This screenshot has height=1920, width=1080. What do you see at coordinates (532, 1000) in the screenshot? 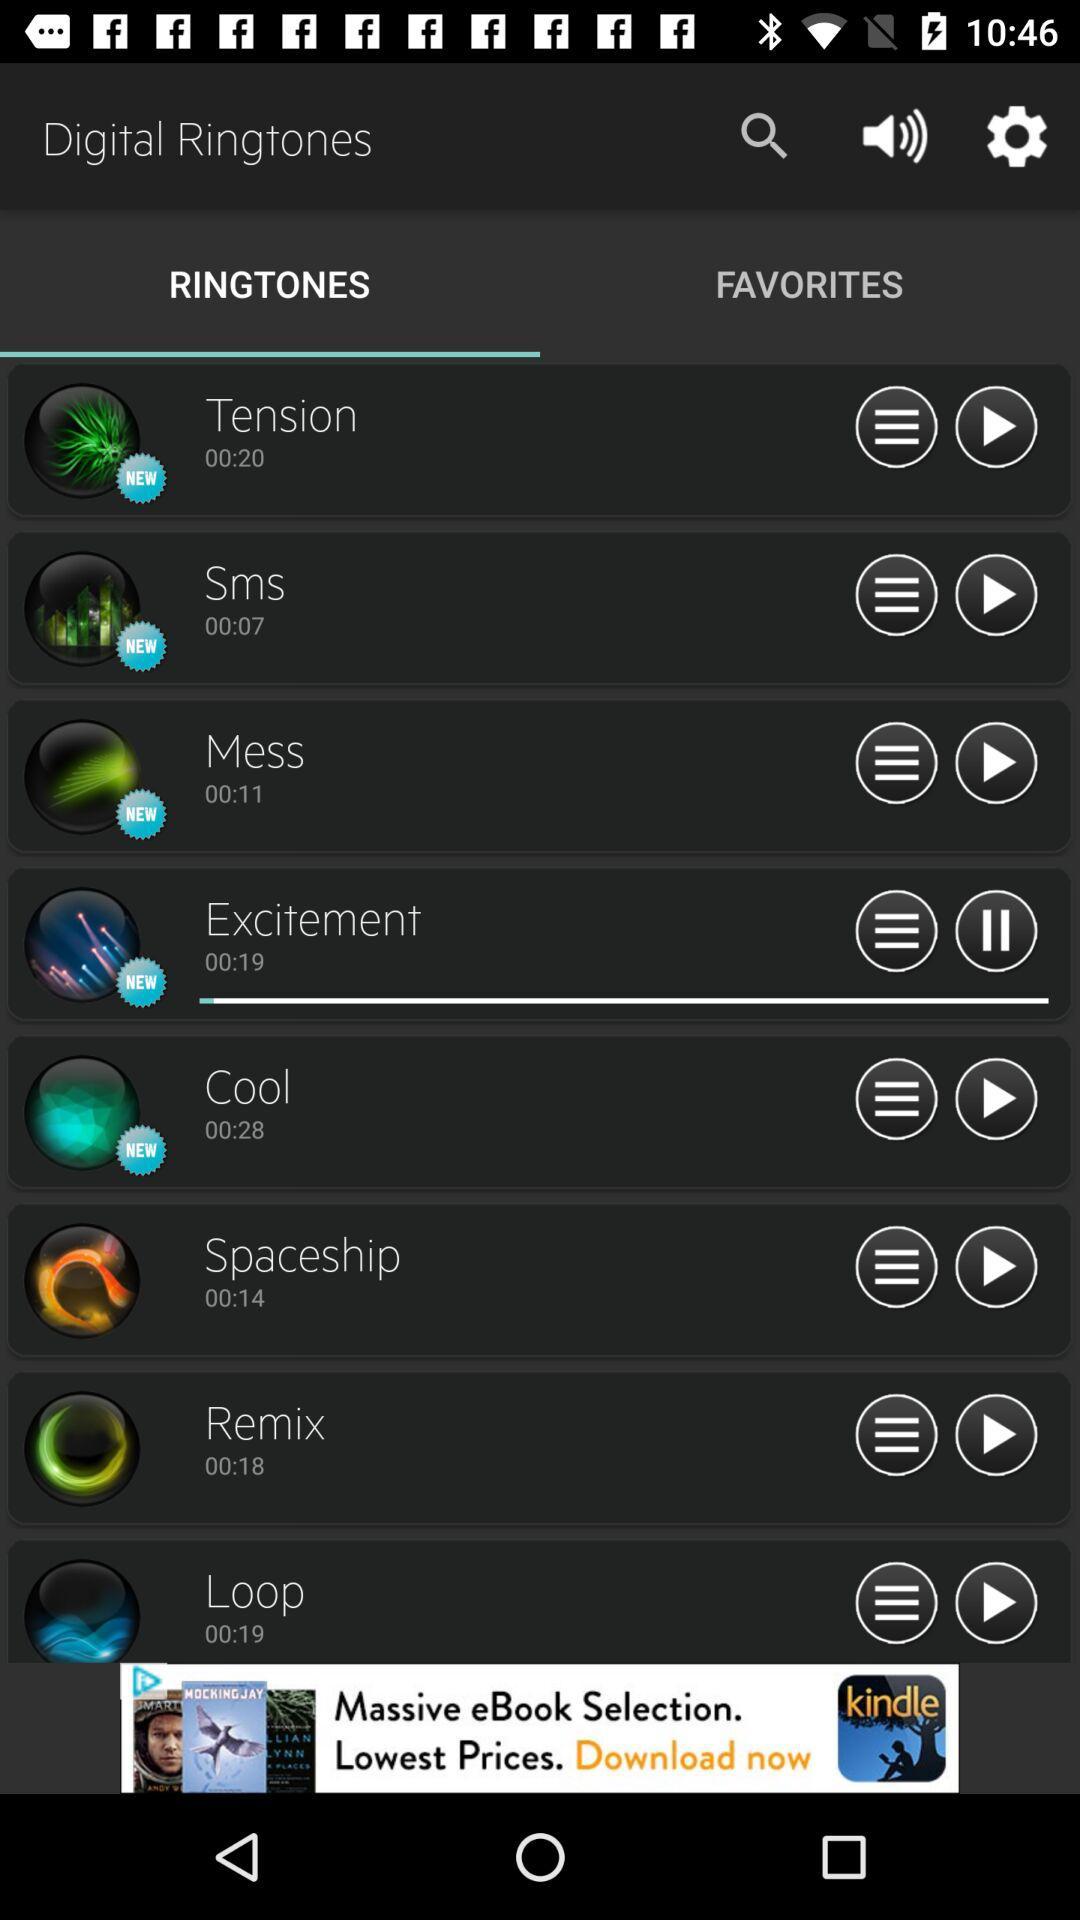
I see `excitement option` at bounding box center [532, 1000].